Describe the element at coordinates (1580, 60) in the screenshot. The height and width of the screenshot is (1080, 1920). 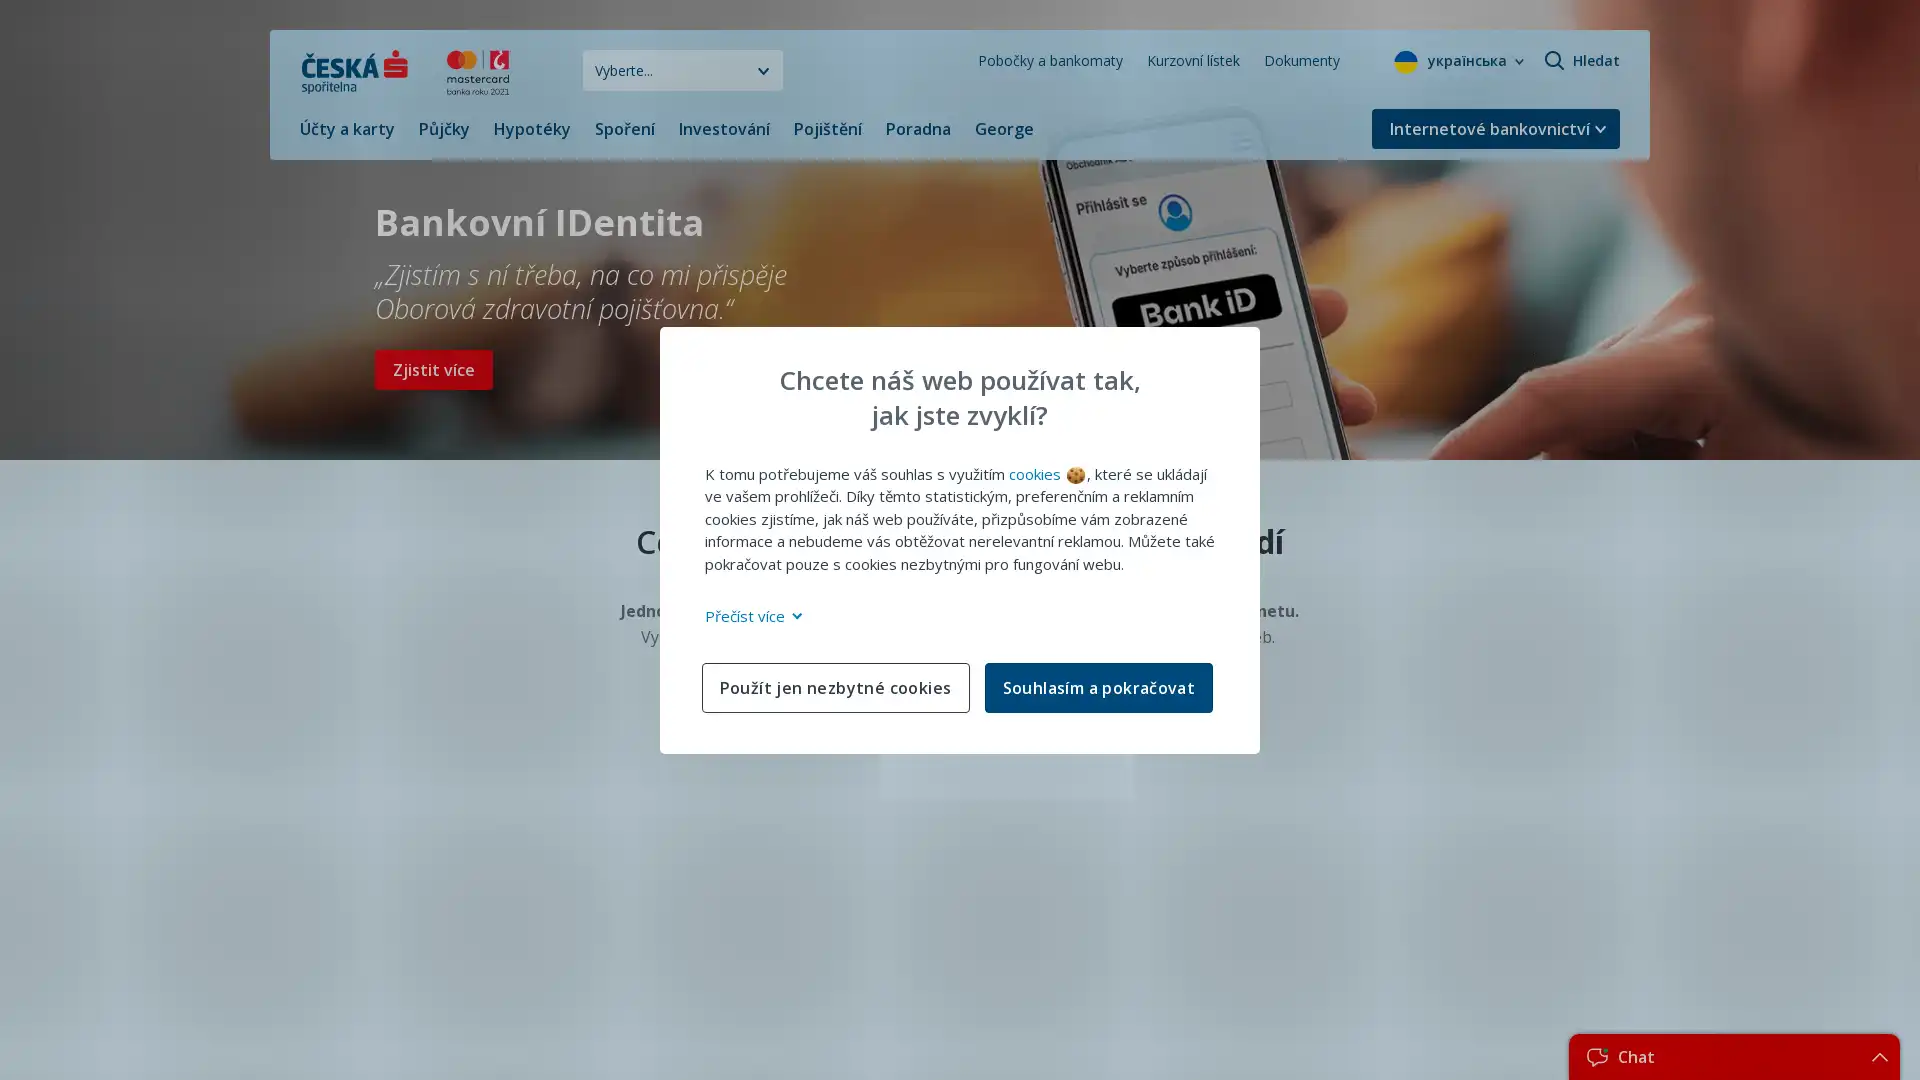
I see `Hledat` at that location.